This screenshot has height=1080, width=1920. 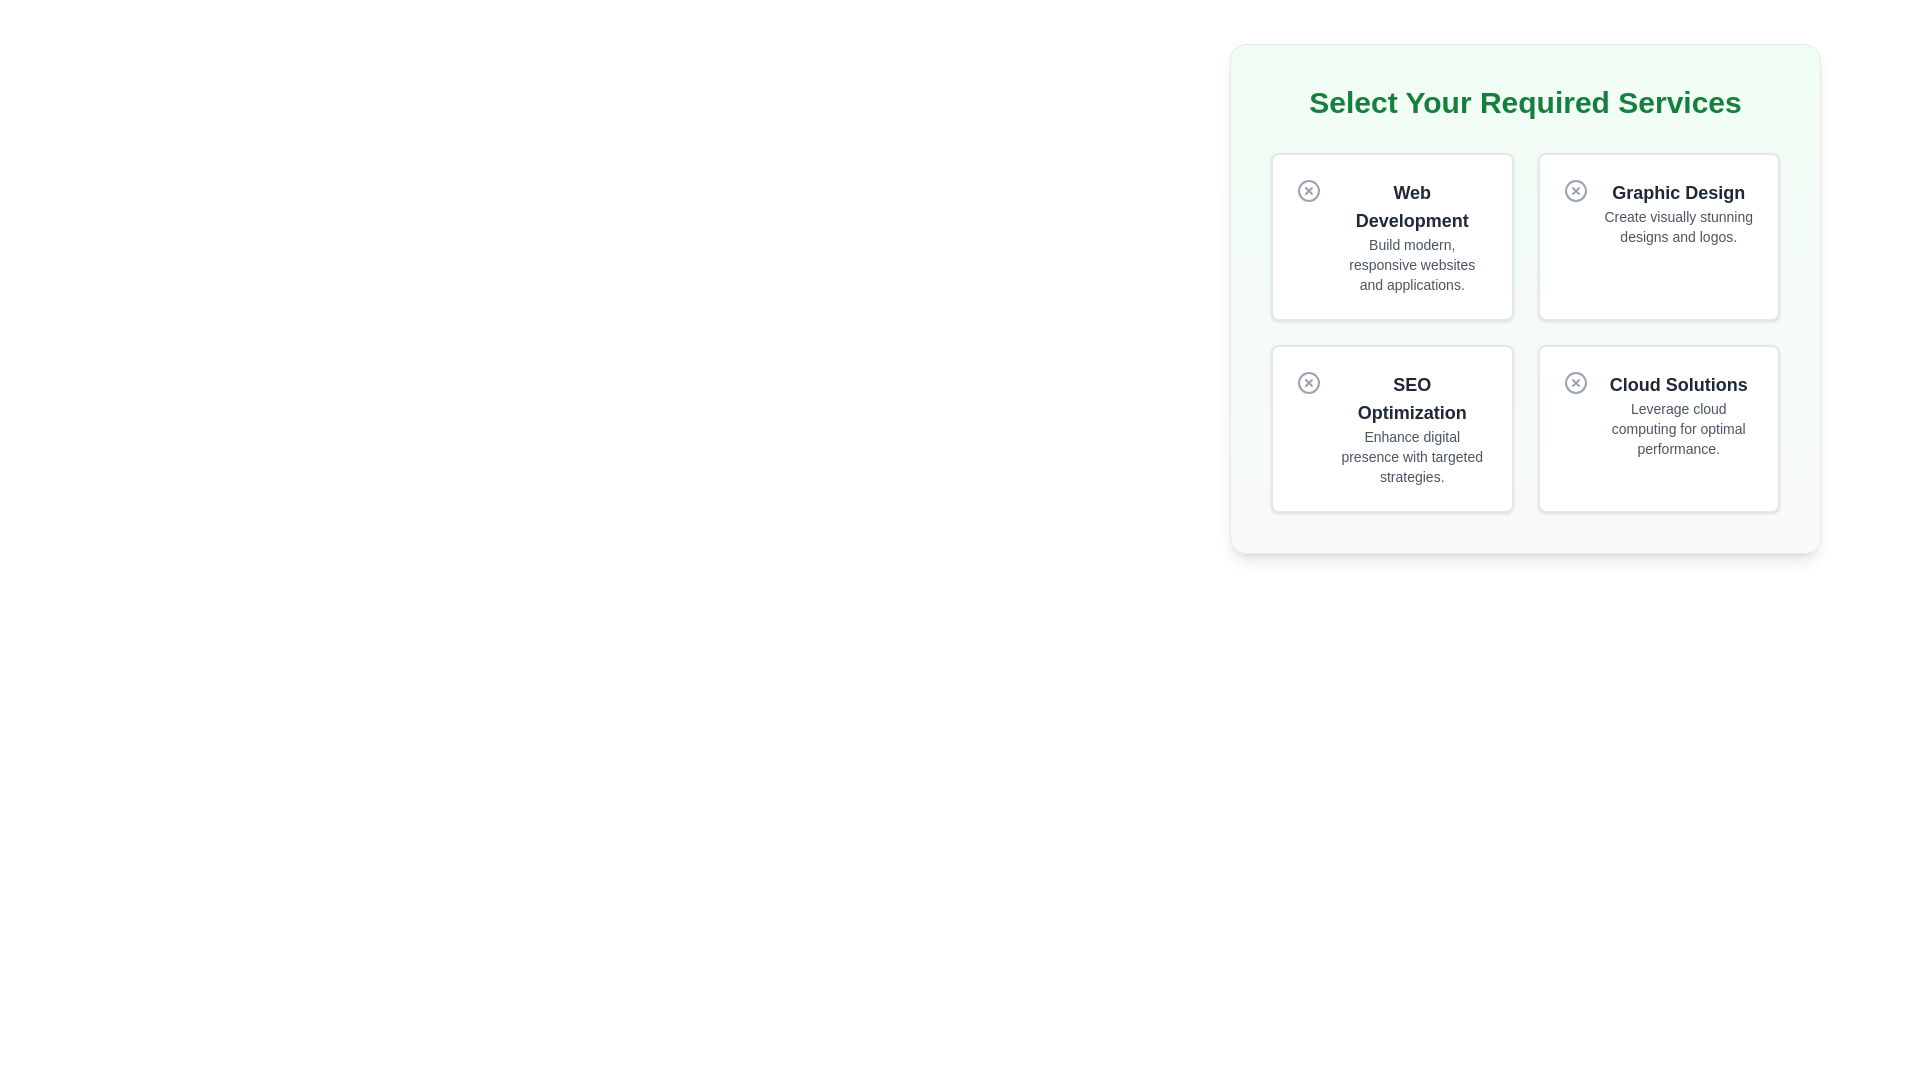 I want to click on the static text element stating 'Enhance digital presence with targeted strategies.' which is styled in gray and positioned beneath 'SEO Optimization.', so click(x=1411, y=456).